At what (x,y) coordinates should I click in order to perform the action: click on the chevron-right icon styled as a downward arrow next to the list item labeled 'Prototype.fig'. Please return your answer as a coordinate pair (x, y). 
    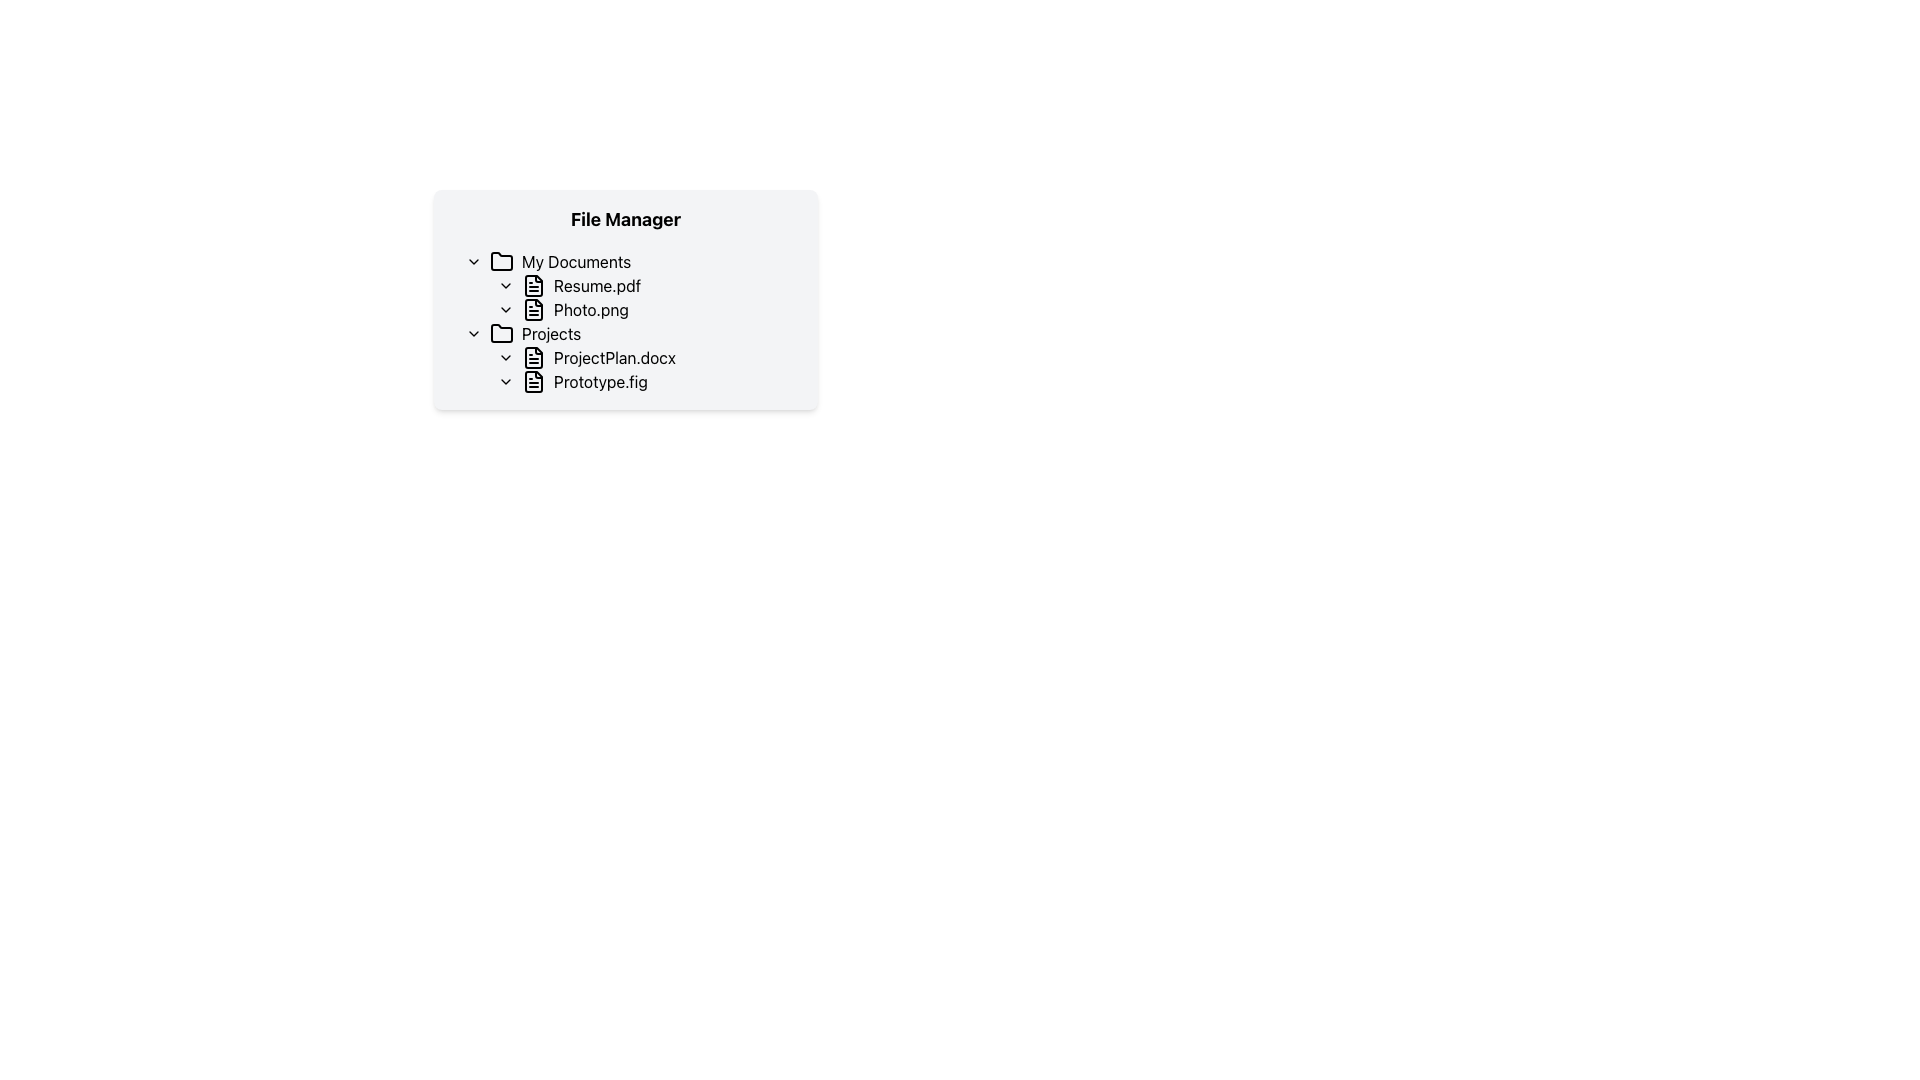
    Looking at the image, I should click on (505, 381).